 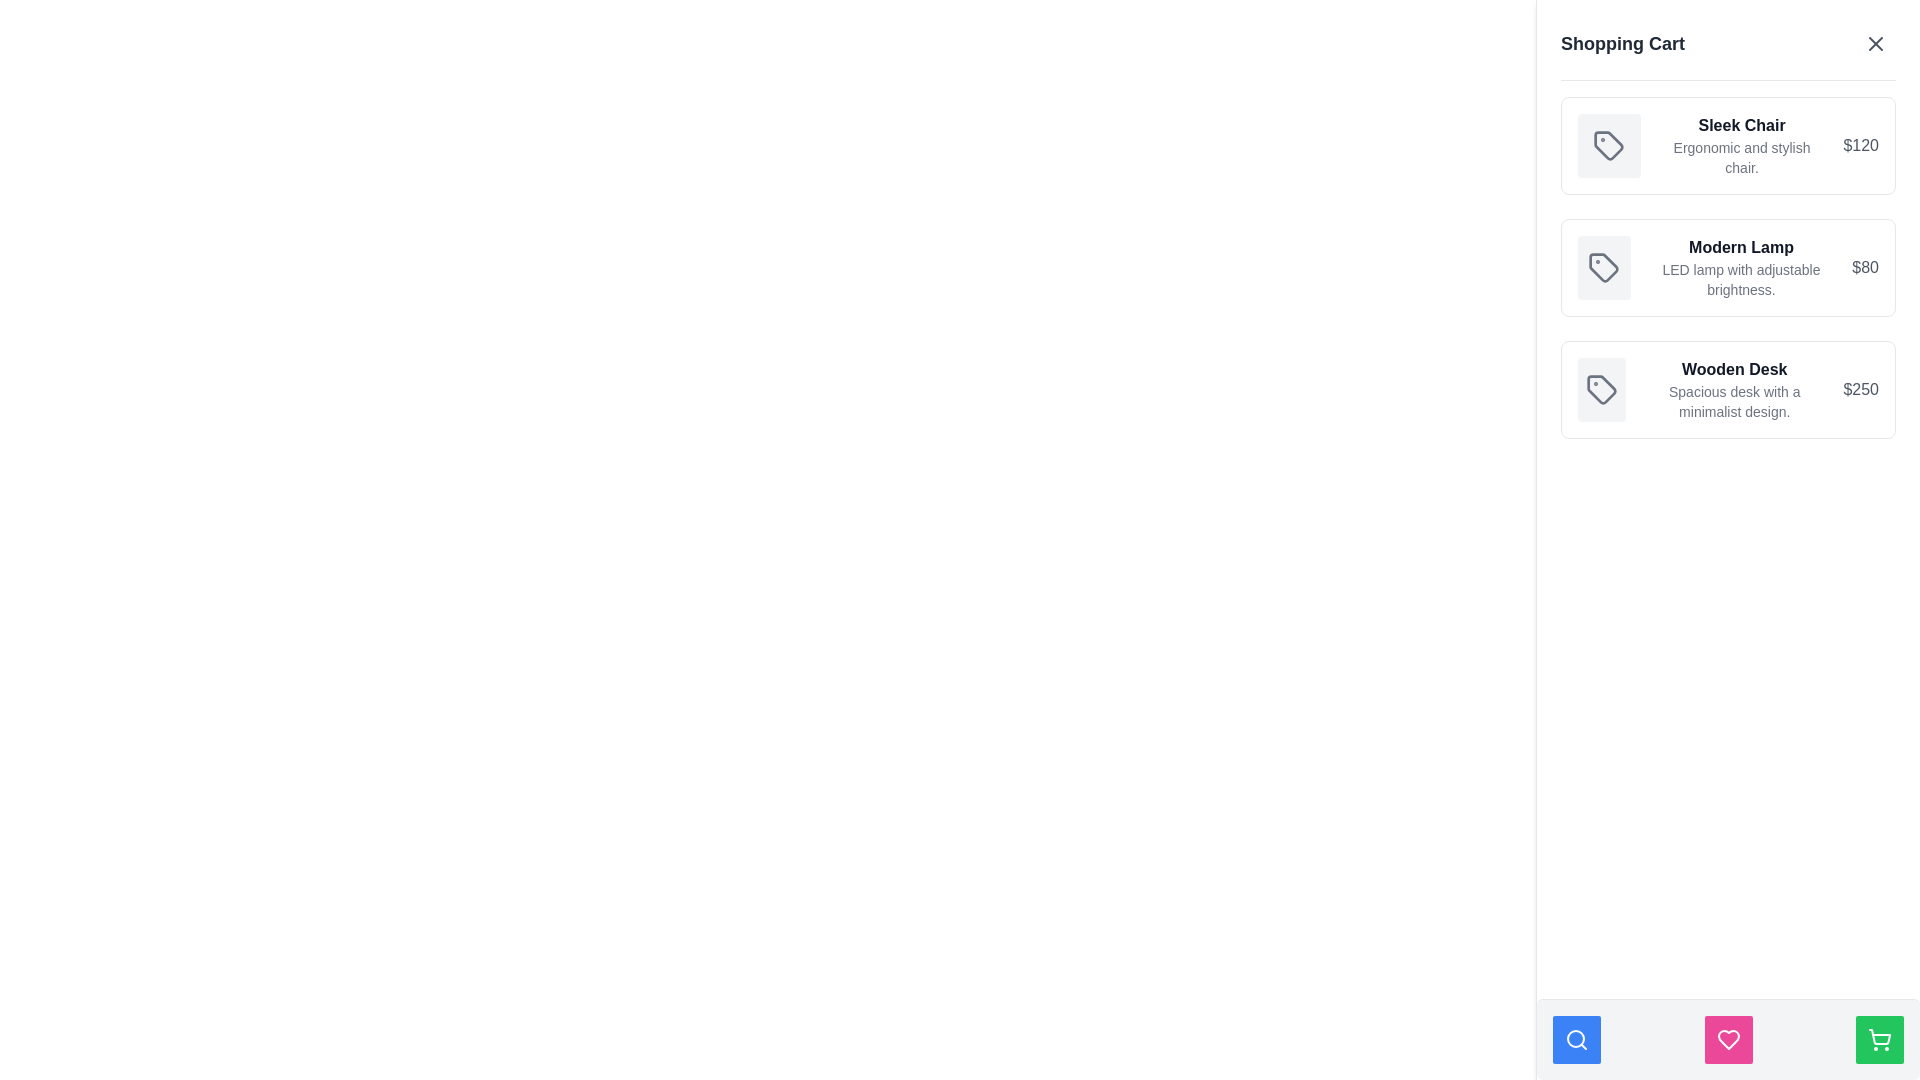 I want to click on the close button with an 'X' icon in the top-right corner of the 'Shopping Cart' panel to change its color, so click(x=1875, y=43).